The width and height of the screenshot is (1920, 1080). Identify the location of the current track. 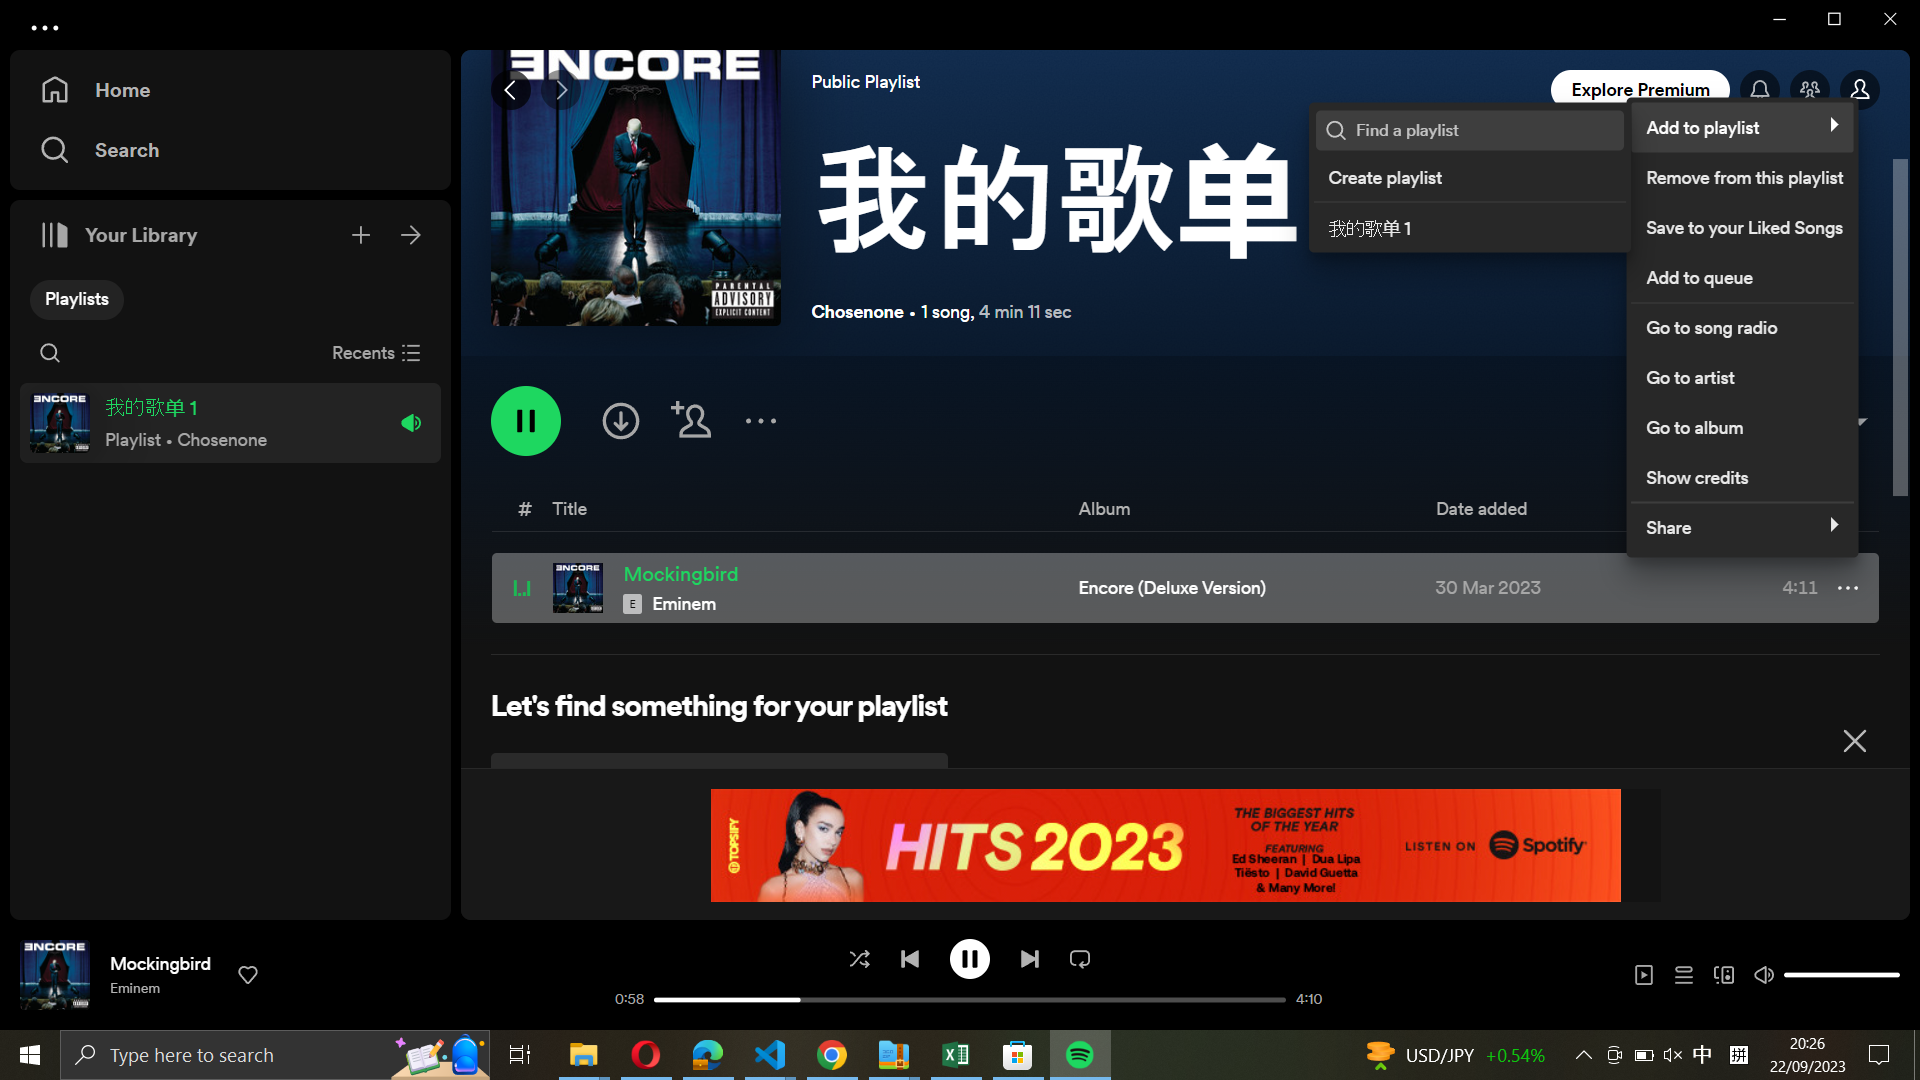
(970, 956).